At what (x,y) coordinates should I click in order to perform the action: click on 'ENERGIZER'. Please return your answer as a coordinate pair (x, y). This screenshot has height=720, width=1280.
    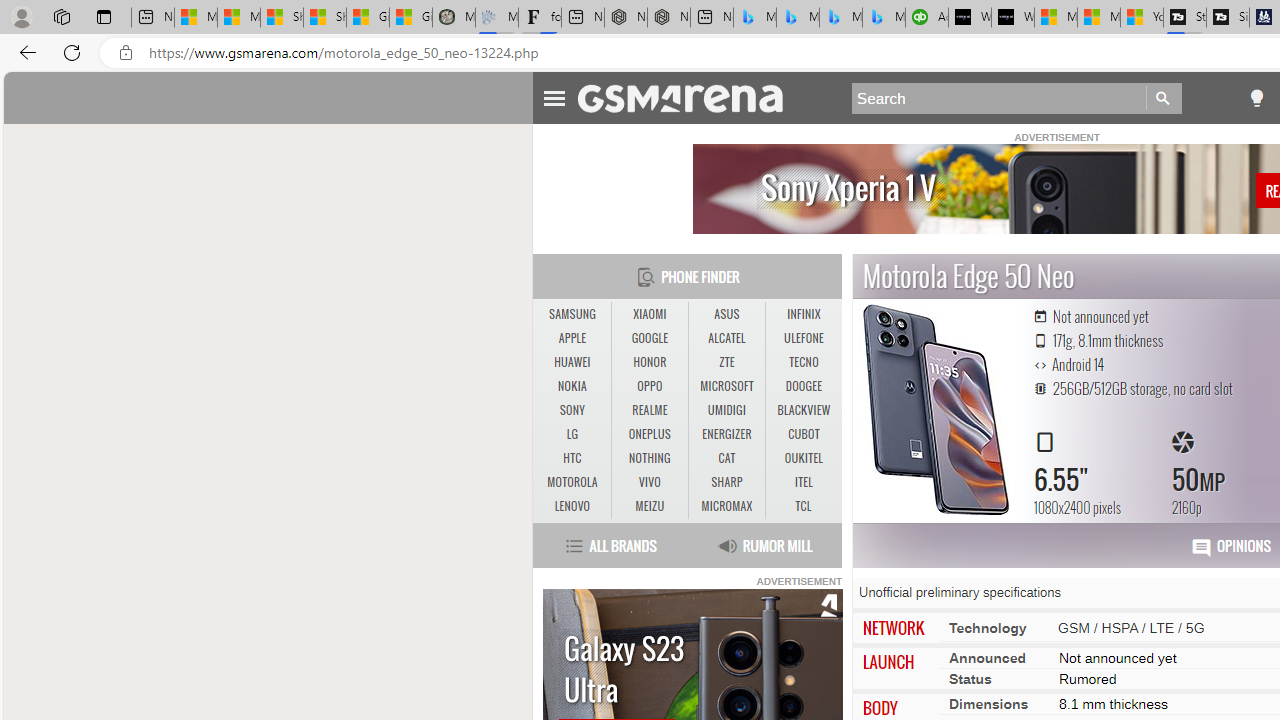
    Looking at the image, I should click on (726, 433).